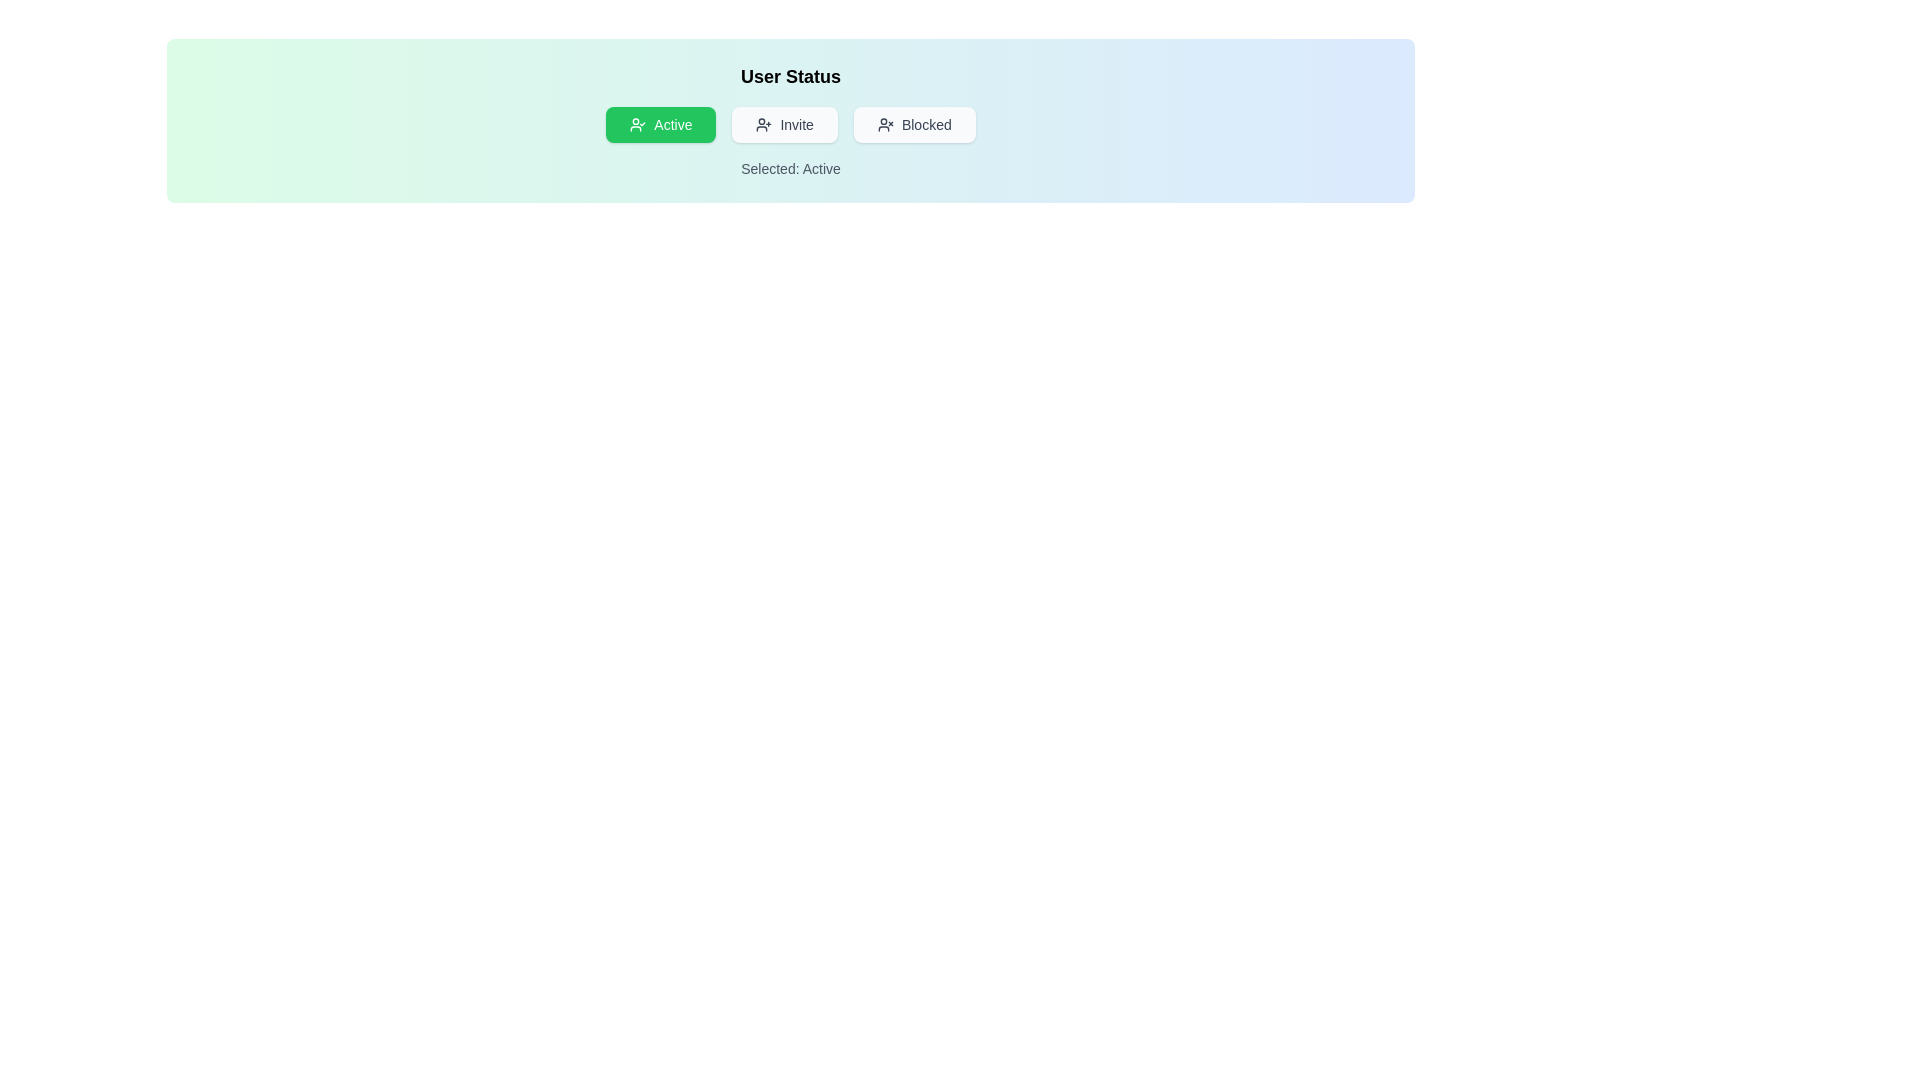 The height and width of the screenshot is (1080, 1920). I want to click on the chip labeled Invite, so click(784, 124).